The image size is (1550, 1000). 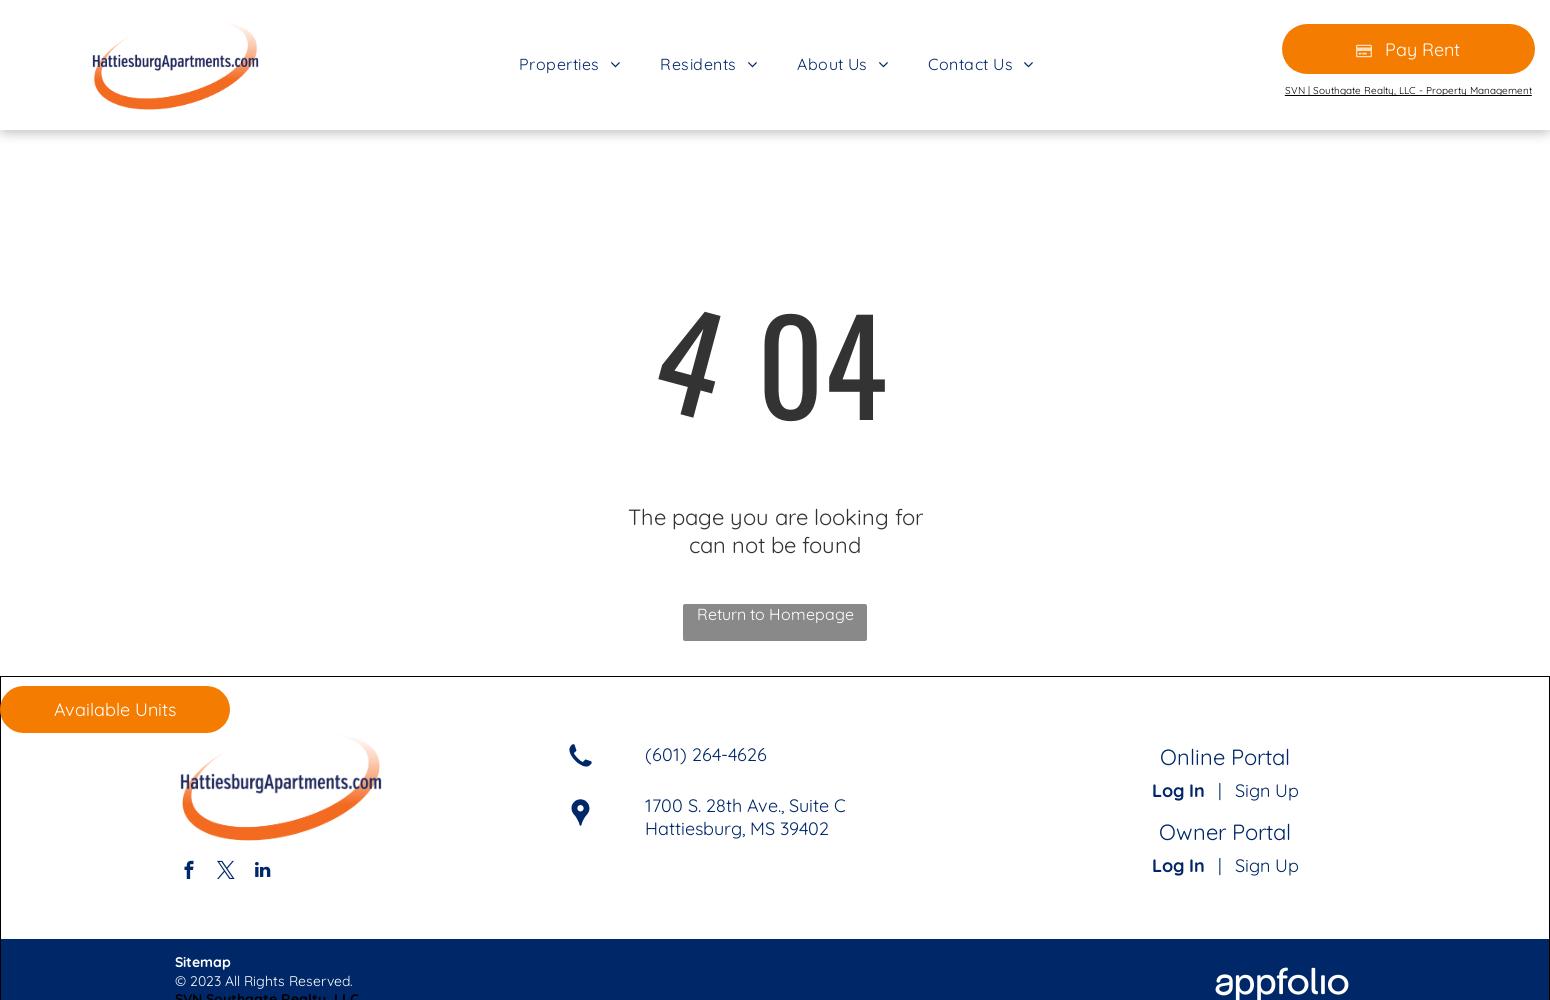 What do you see at coordinates (706, 754) in the screenshot?
I see `'(601) 264-4626'` at bounding box center [706, 754].